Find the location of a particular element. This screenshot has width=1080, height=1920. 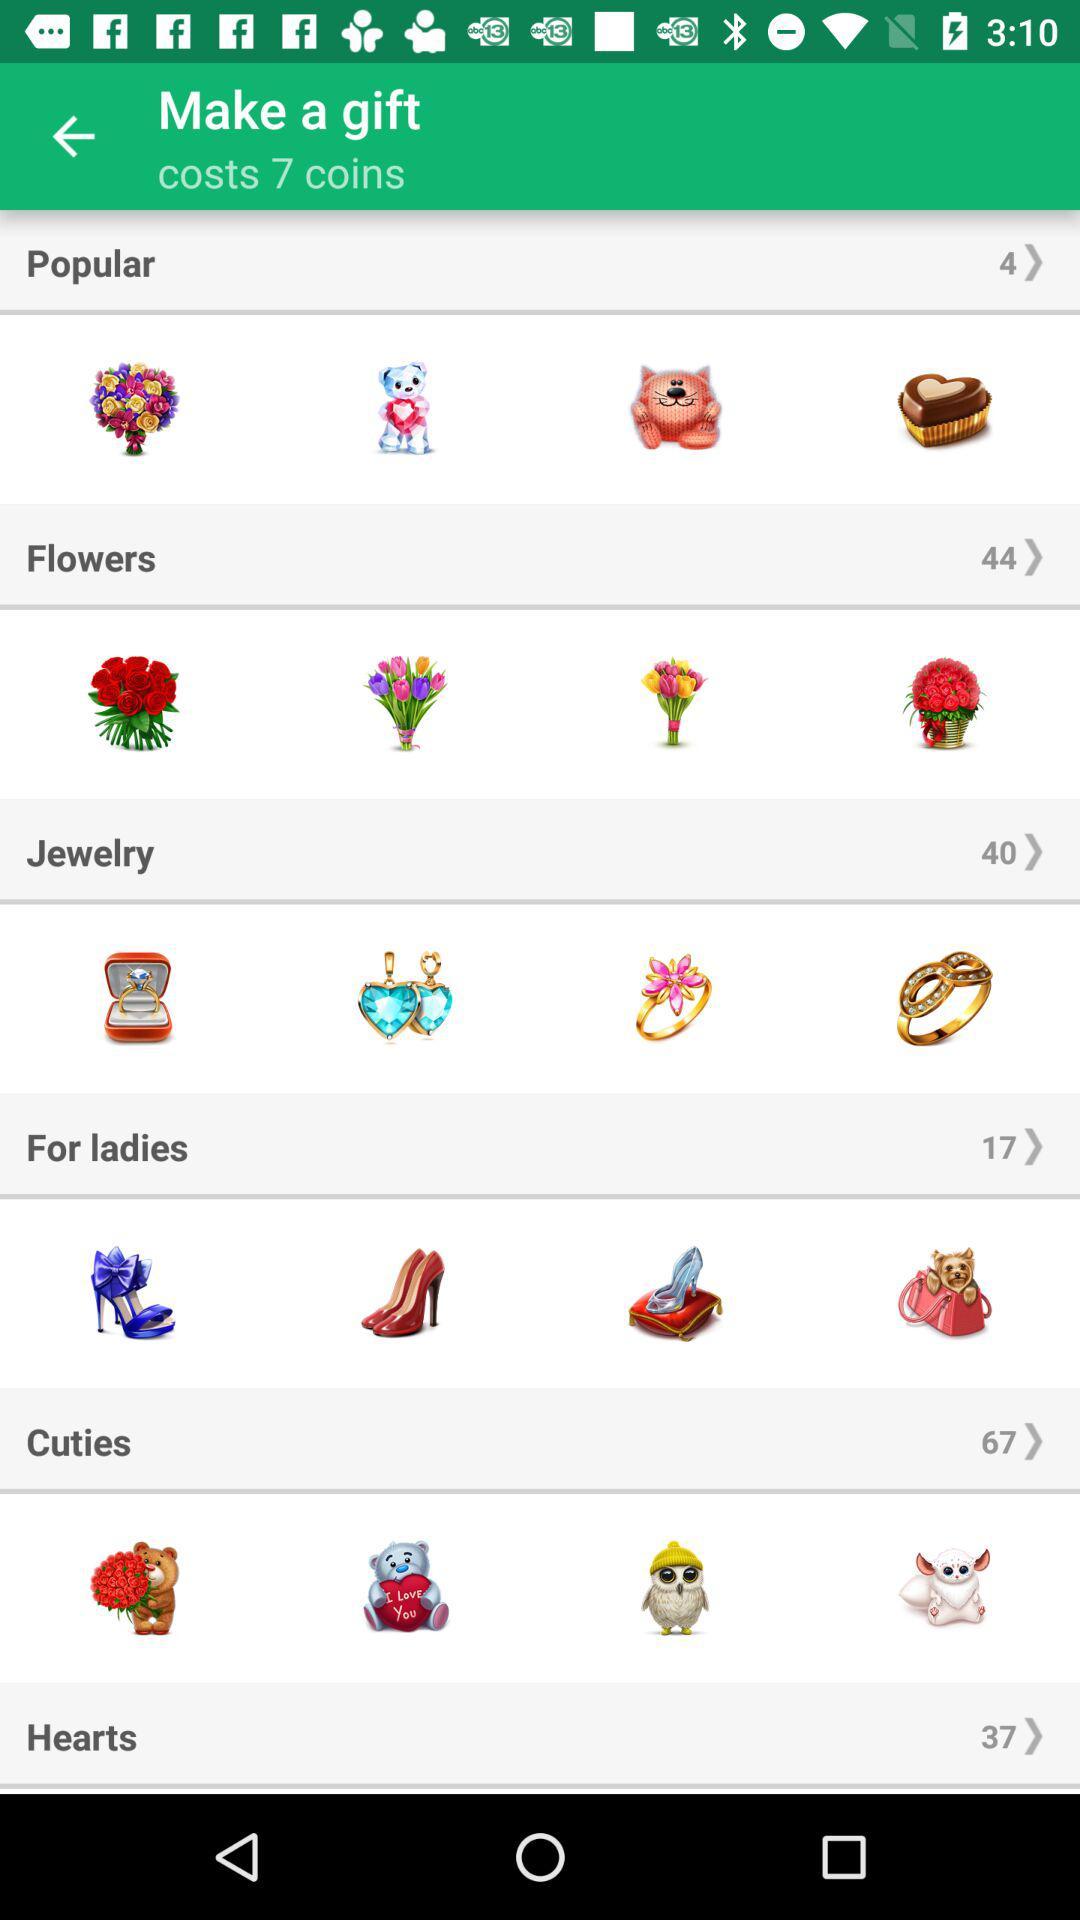

ring jewelry is located at coordinates (945, 998).